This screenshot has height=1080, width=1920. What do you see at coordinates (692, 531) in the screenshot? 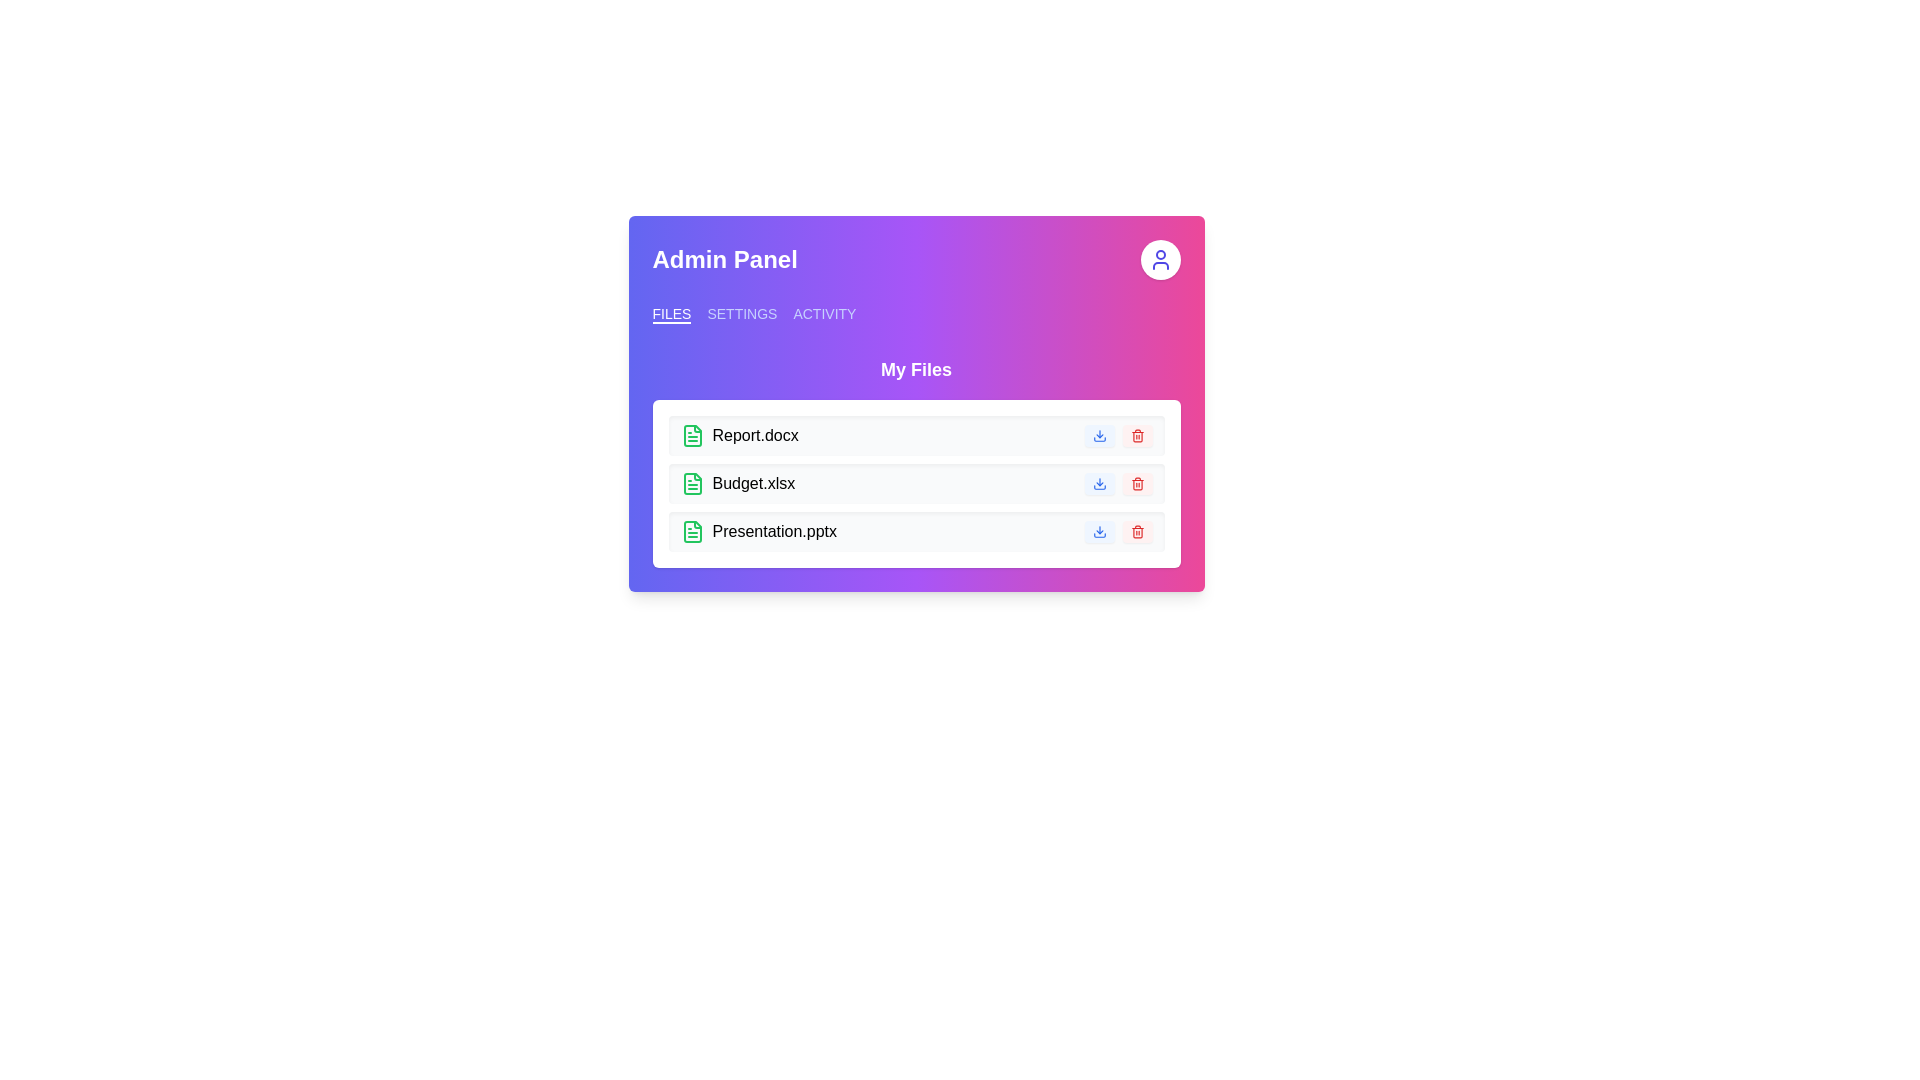
I see `the small file document icon with a green border located at the beginning of the list item labeled 'Presentation.pptx' on the third line` at bounding box center [692, 531].